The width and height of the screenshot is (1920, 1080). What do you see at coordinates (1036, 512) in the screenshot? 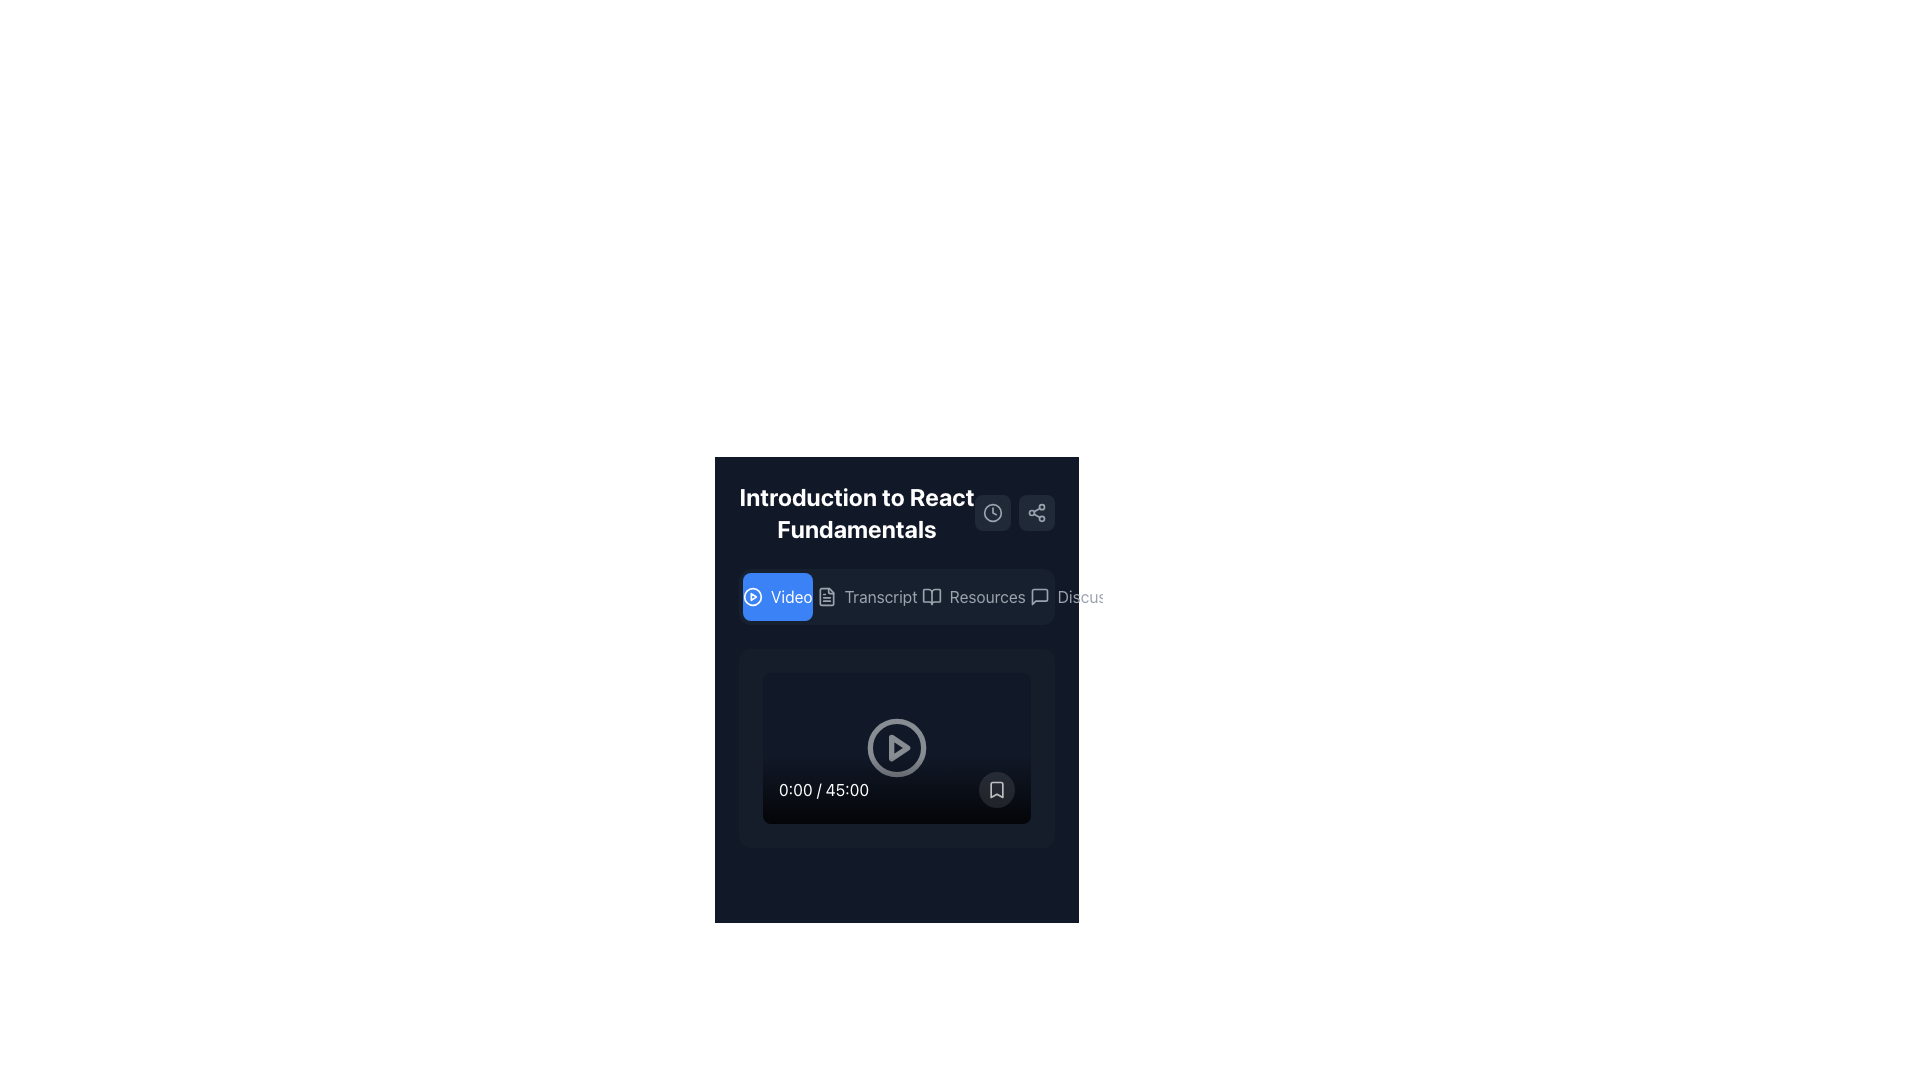
I see `the small square button with a rounded rectangle shape that has a dark gray background and an embedded sharing icon resembling three connected dots, located in the top-right section of the 'Introduction to React Fundamentals' panel` at bounding box center [1036, 512].